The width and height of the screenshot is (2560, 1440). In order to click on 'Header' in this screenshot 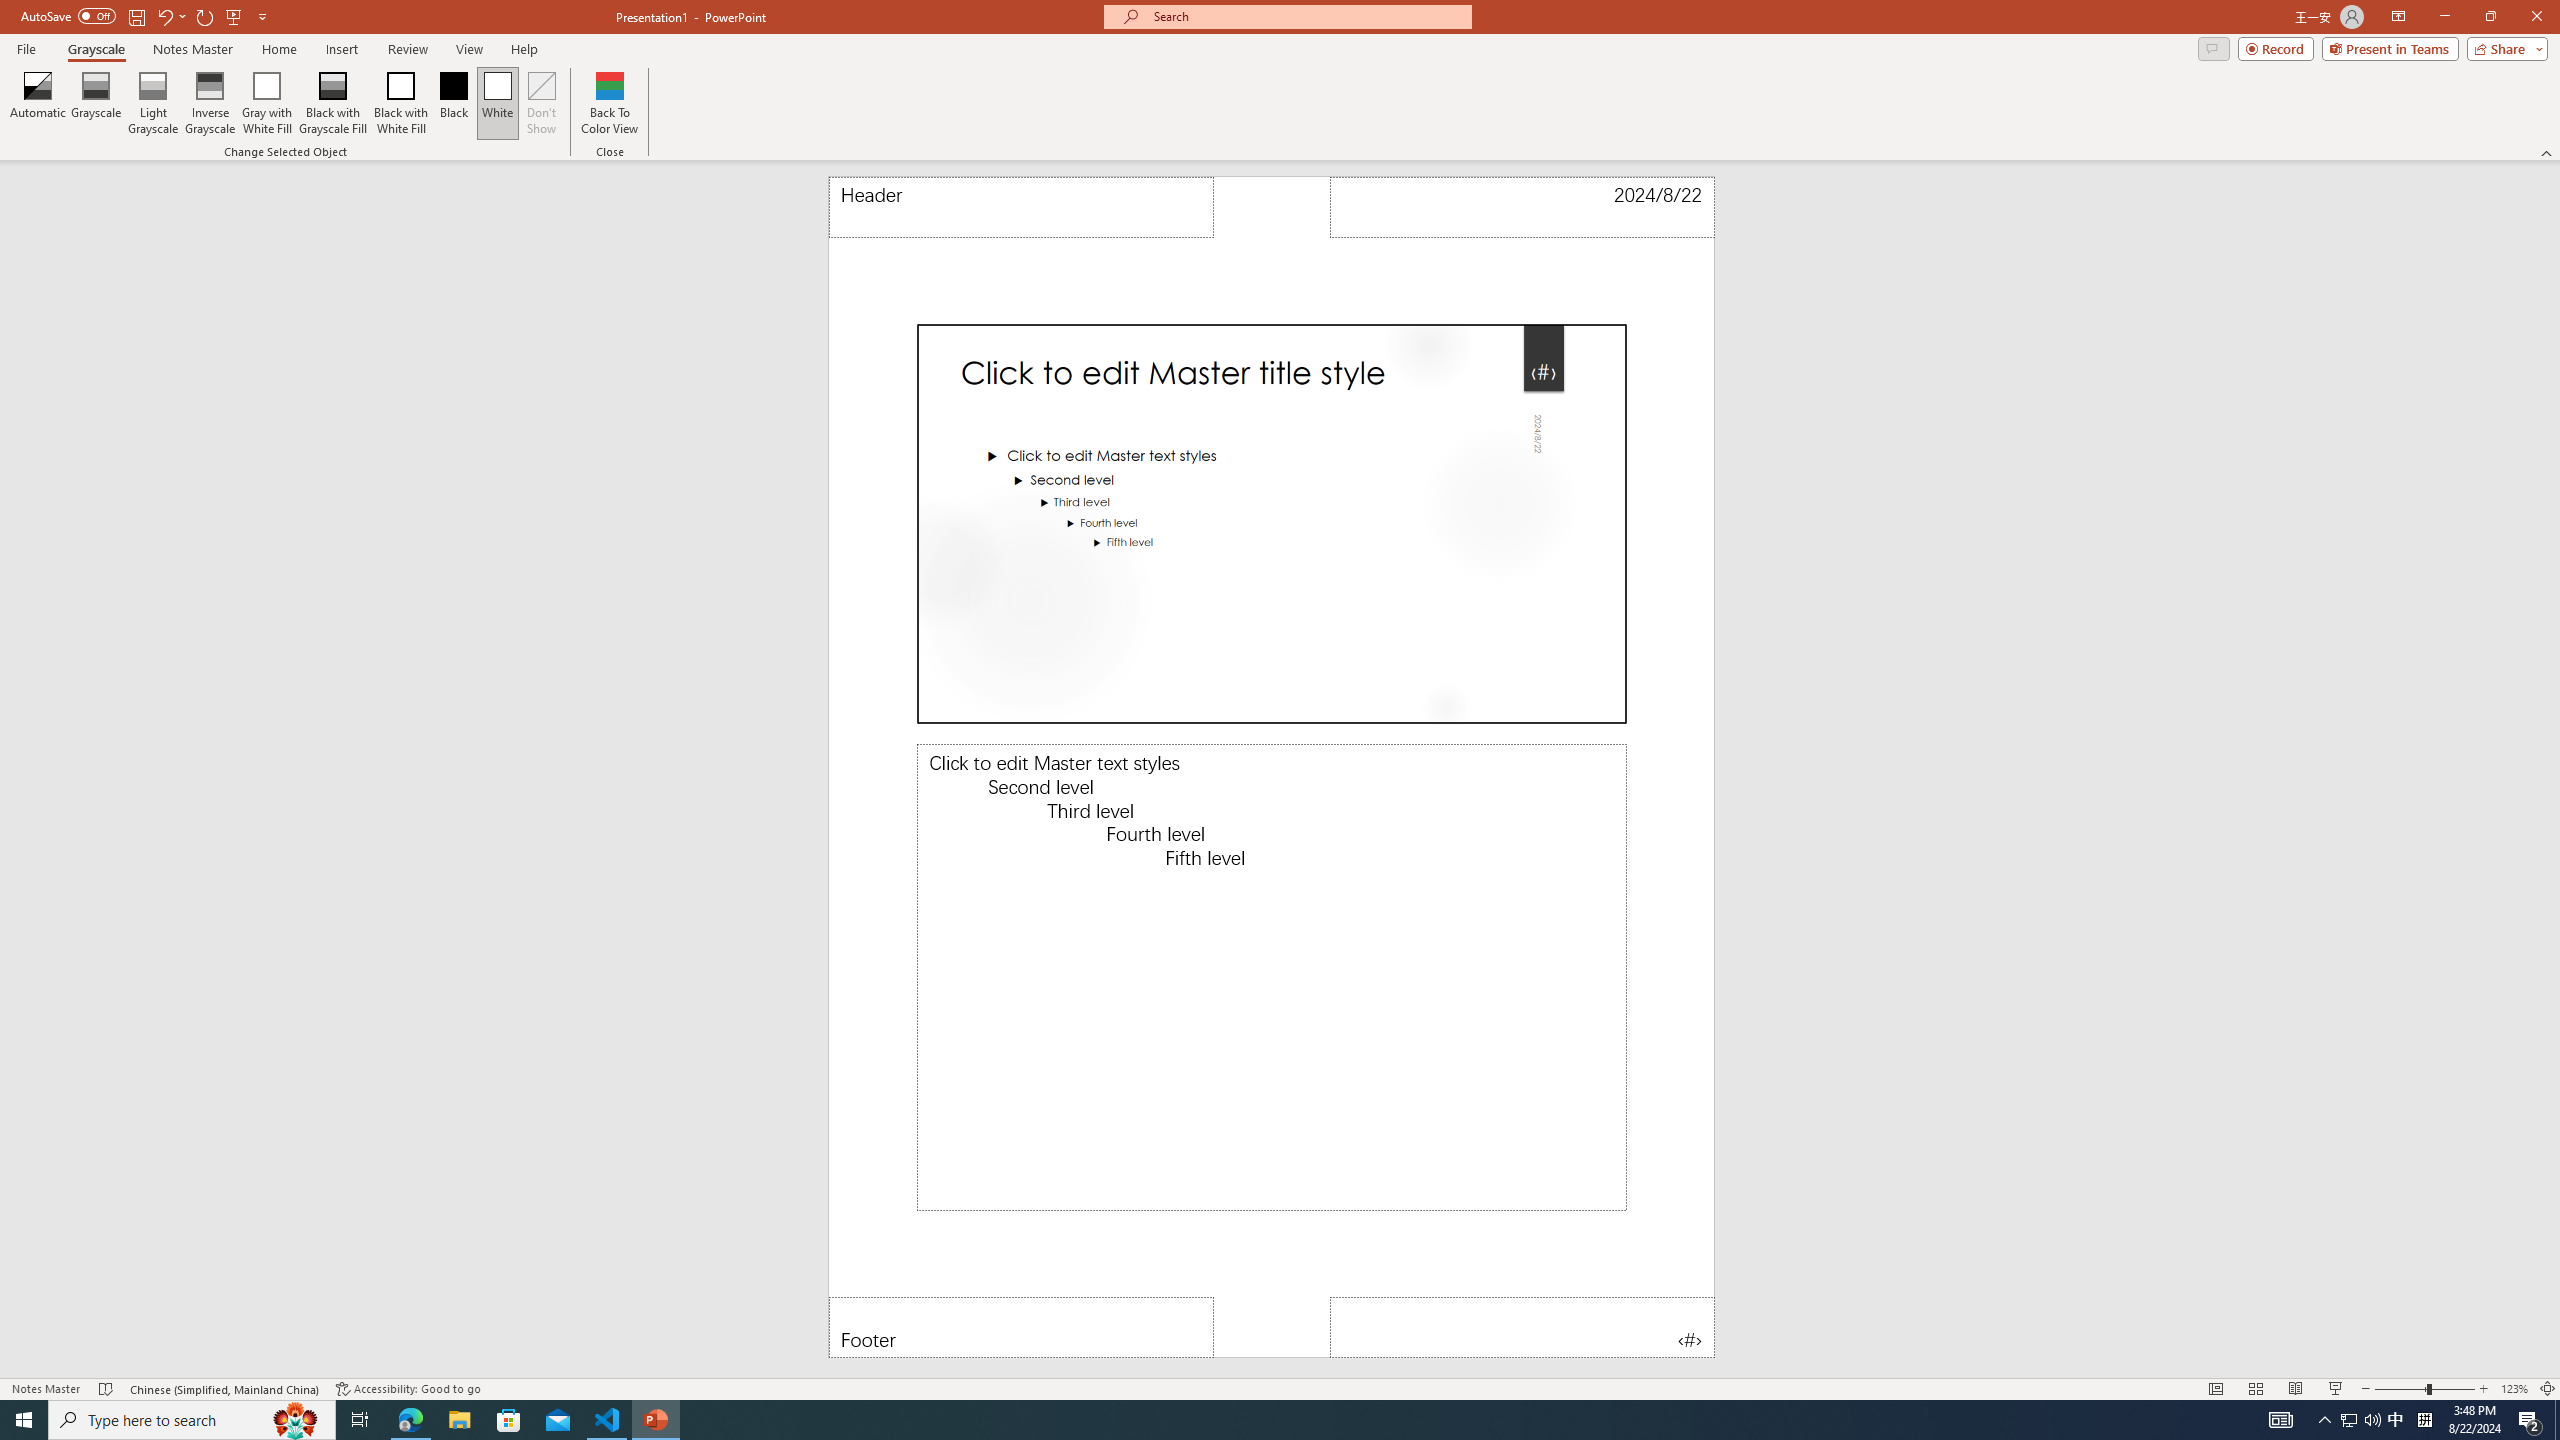, I will do `click(1020, 206)`.